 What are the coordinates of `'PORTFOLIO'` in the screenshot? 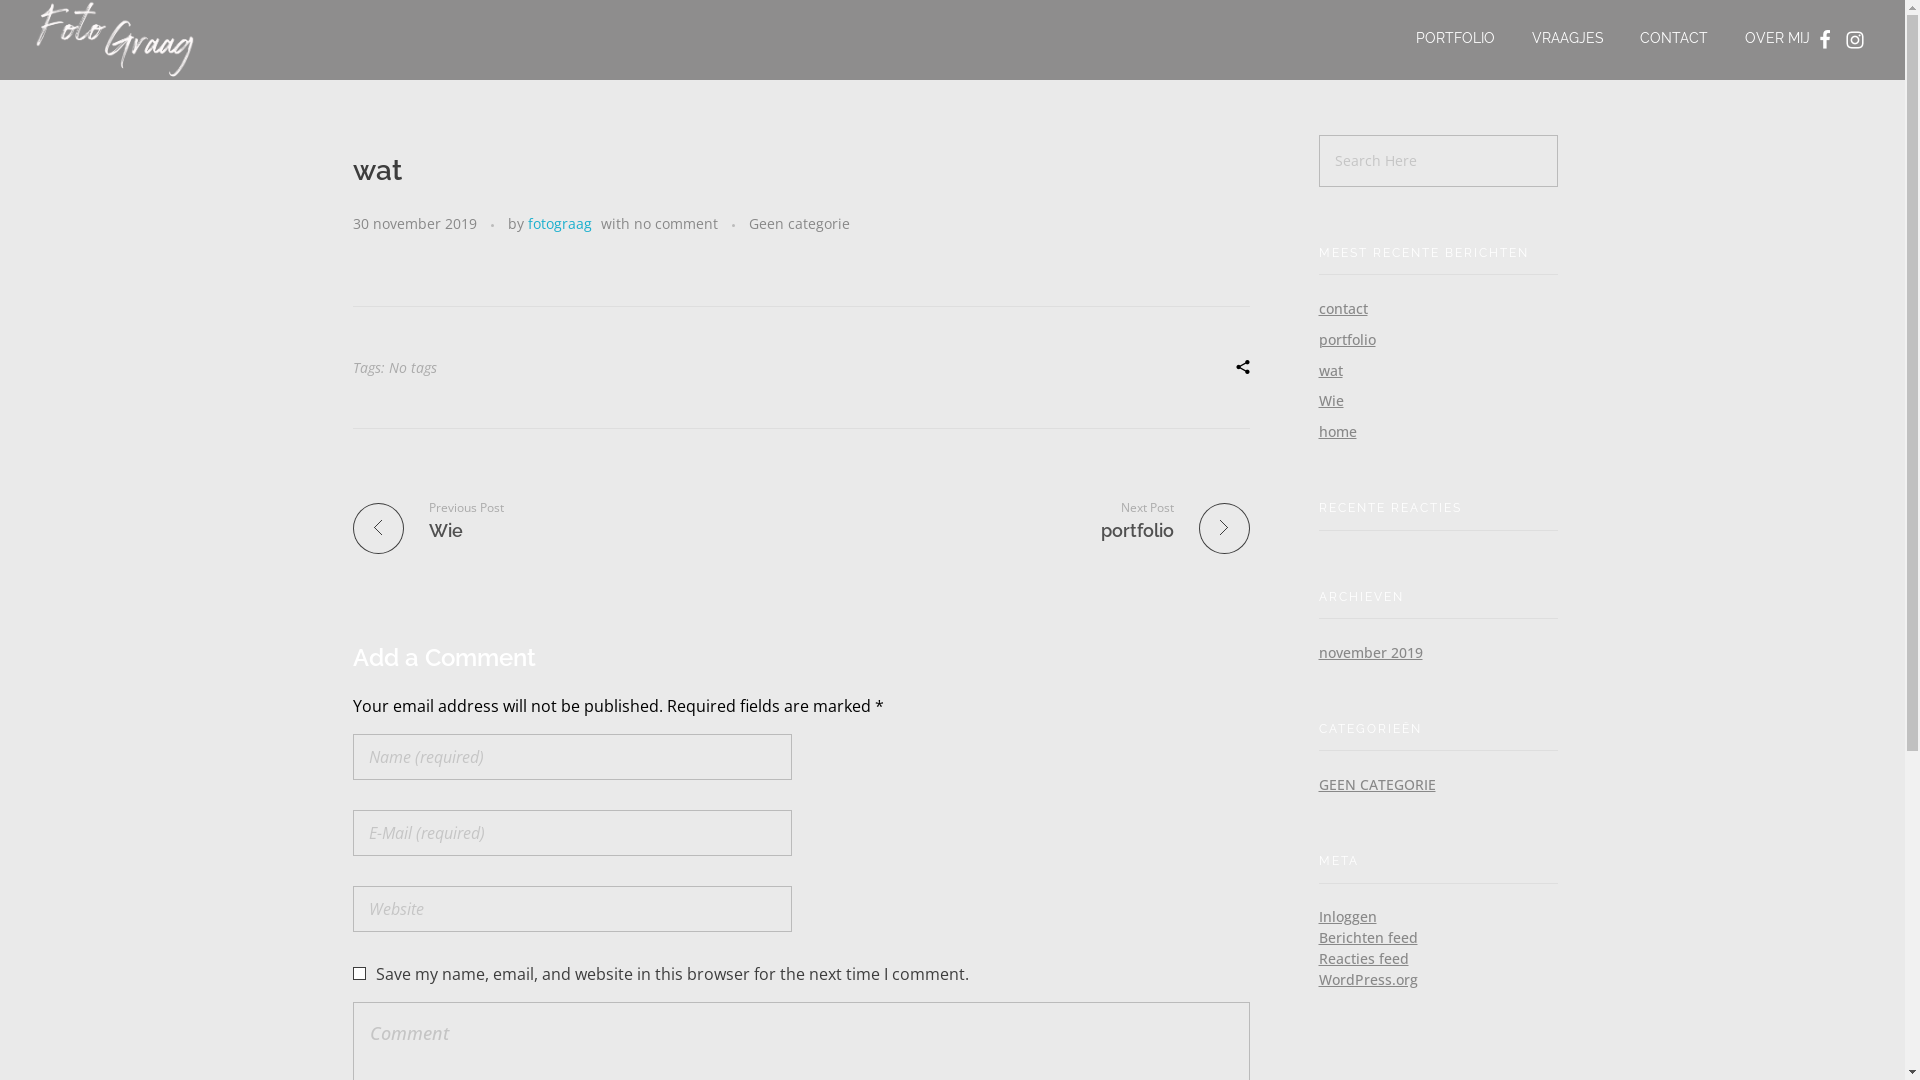 It's located at (1464, 38).